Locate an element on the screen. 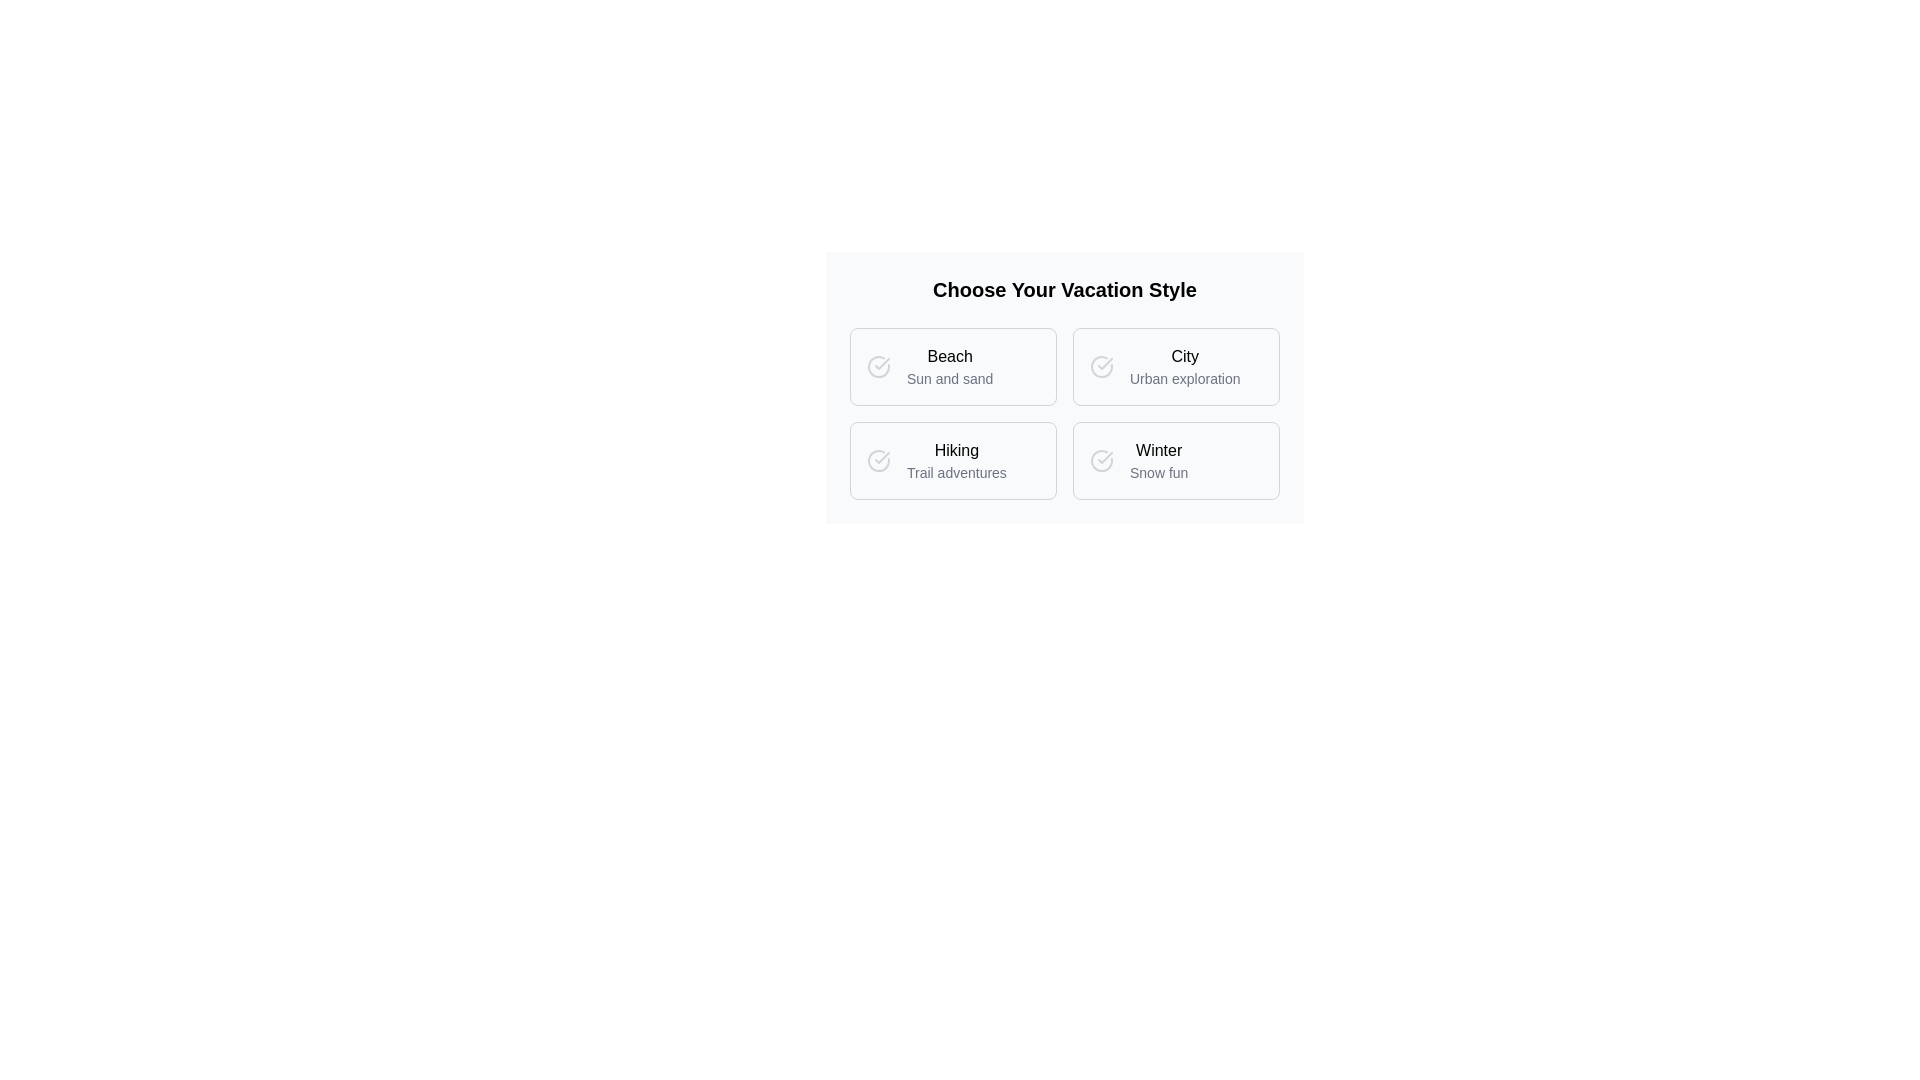 The image size is (1920, 1080). the radio button for the 'Beach' option is located at coordinates (878, 366).